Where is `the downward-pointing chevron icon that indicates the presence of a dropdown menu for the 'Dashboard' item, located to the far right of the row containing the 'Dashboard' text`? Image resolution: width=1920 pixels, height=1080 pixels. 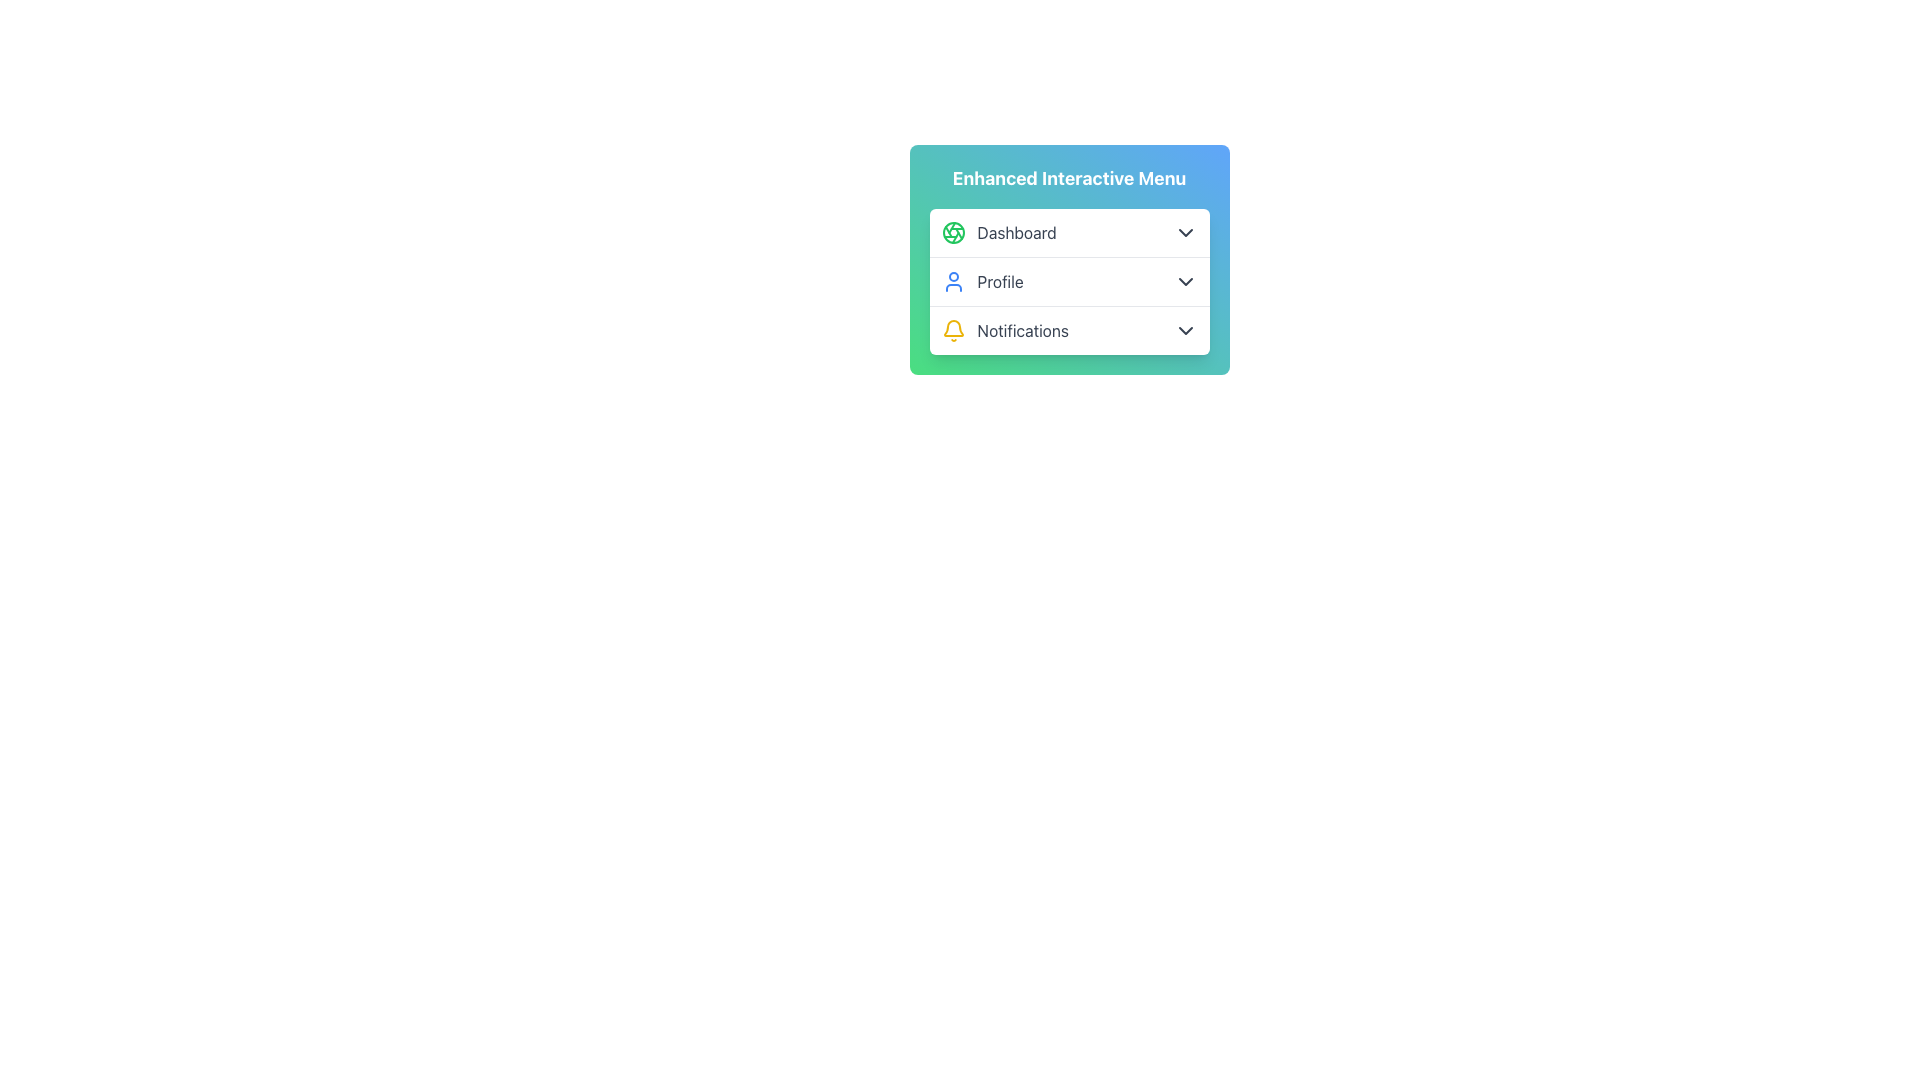 the downward-pointing chevron icon that indicates the presence of a dropdown menu for the 'Dashboard' item, located to the far right of the row containing the 'Dashboard' text is located at coordinates (1185, 231).